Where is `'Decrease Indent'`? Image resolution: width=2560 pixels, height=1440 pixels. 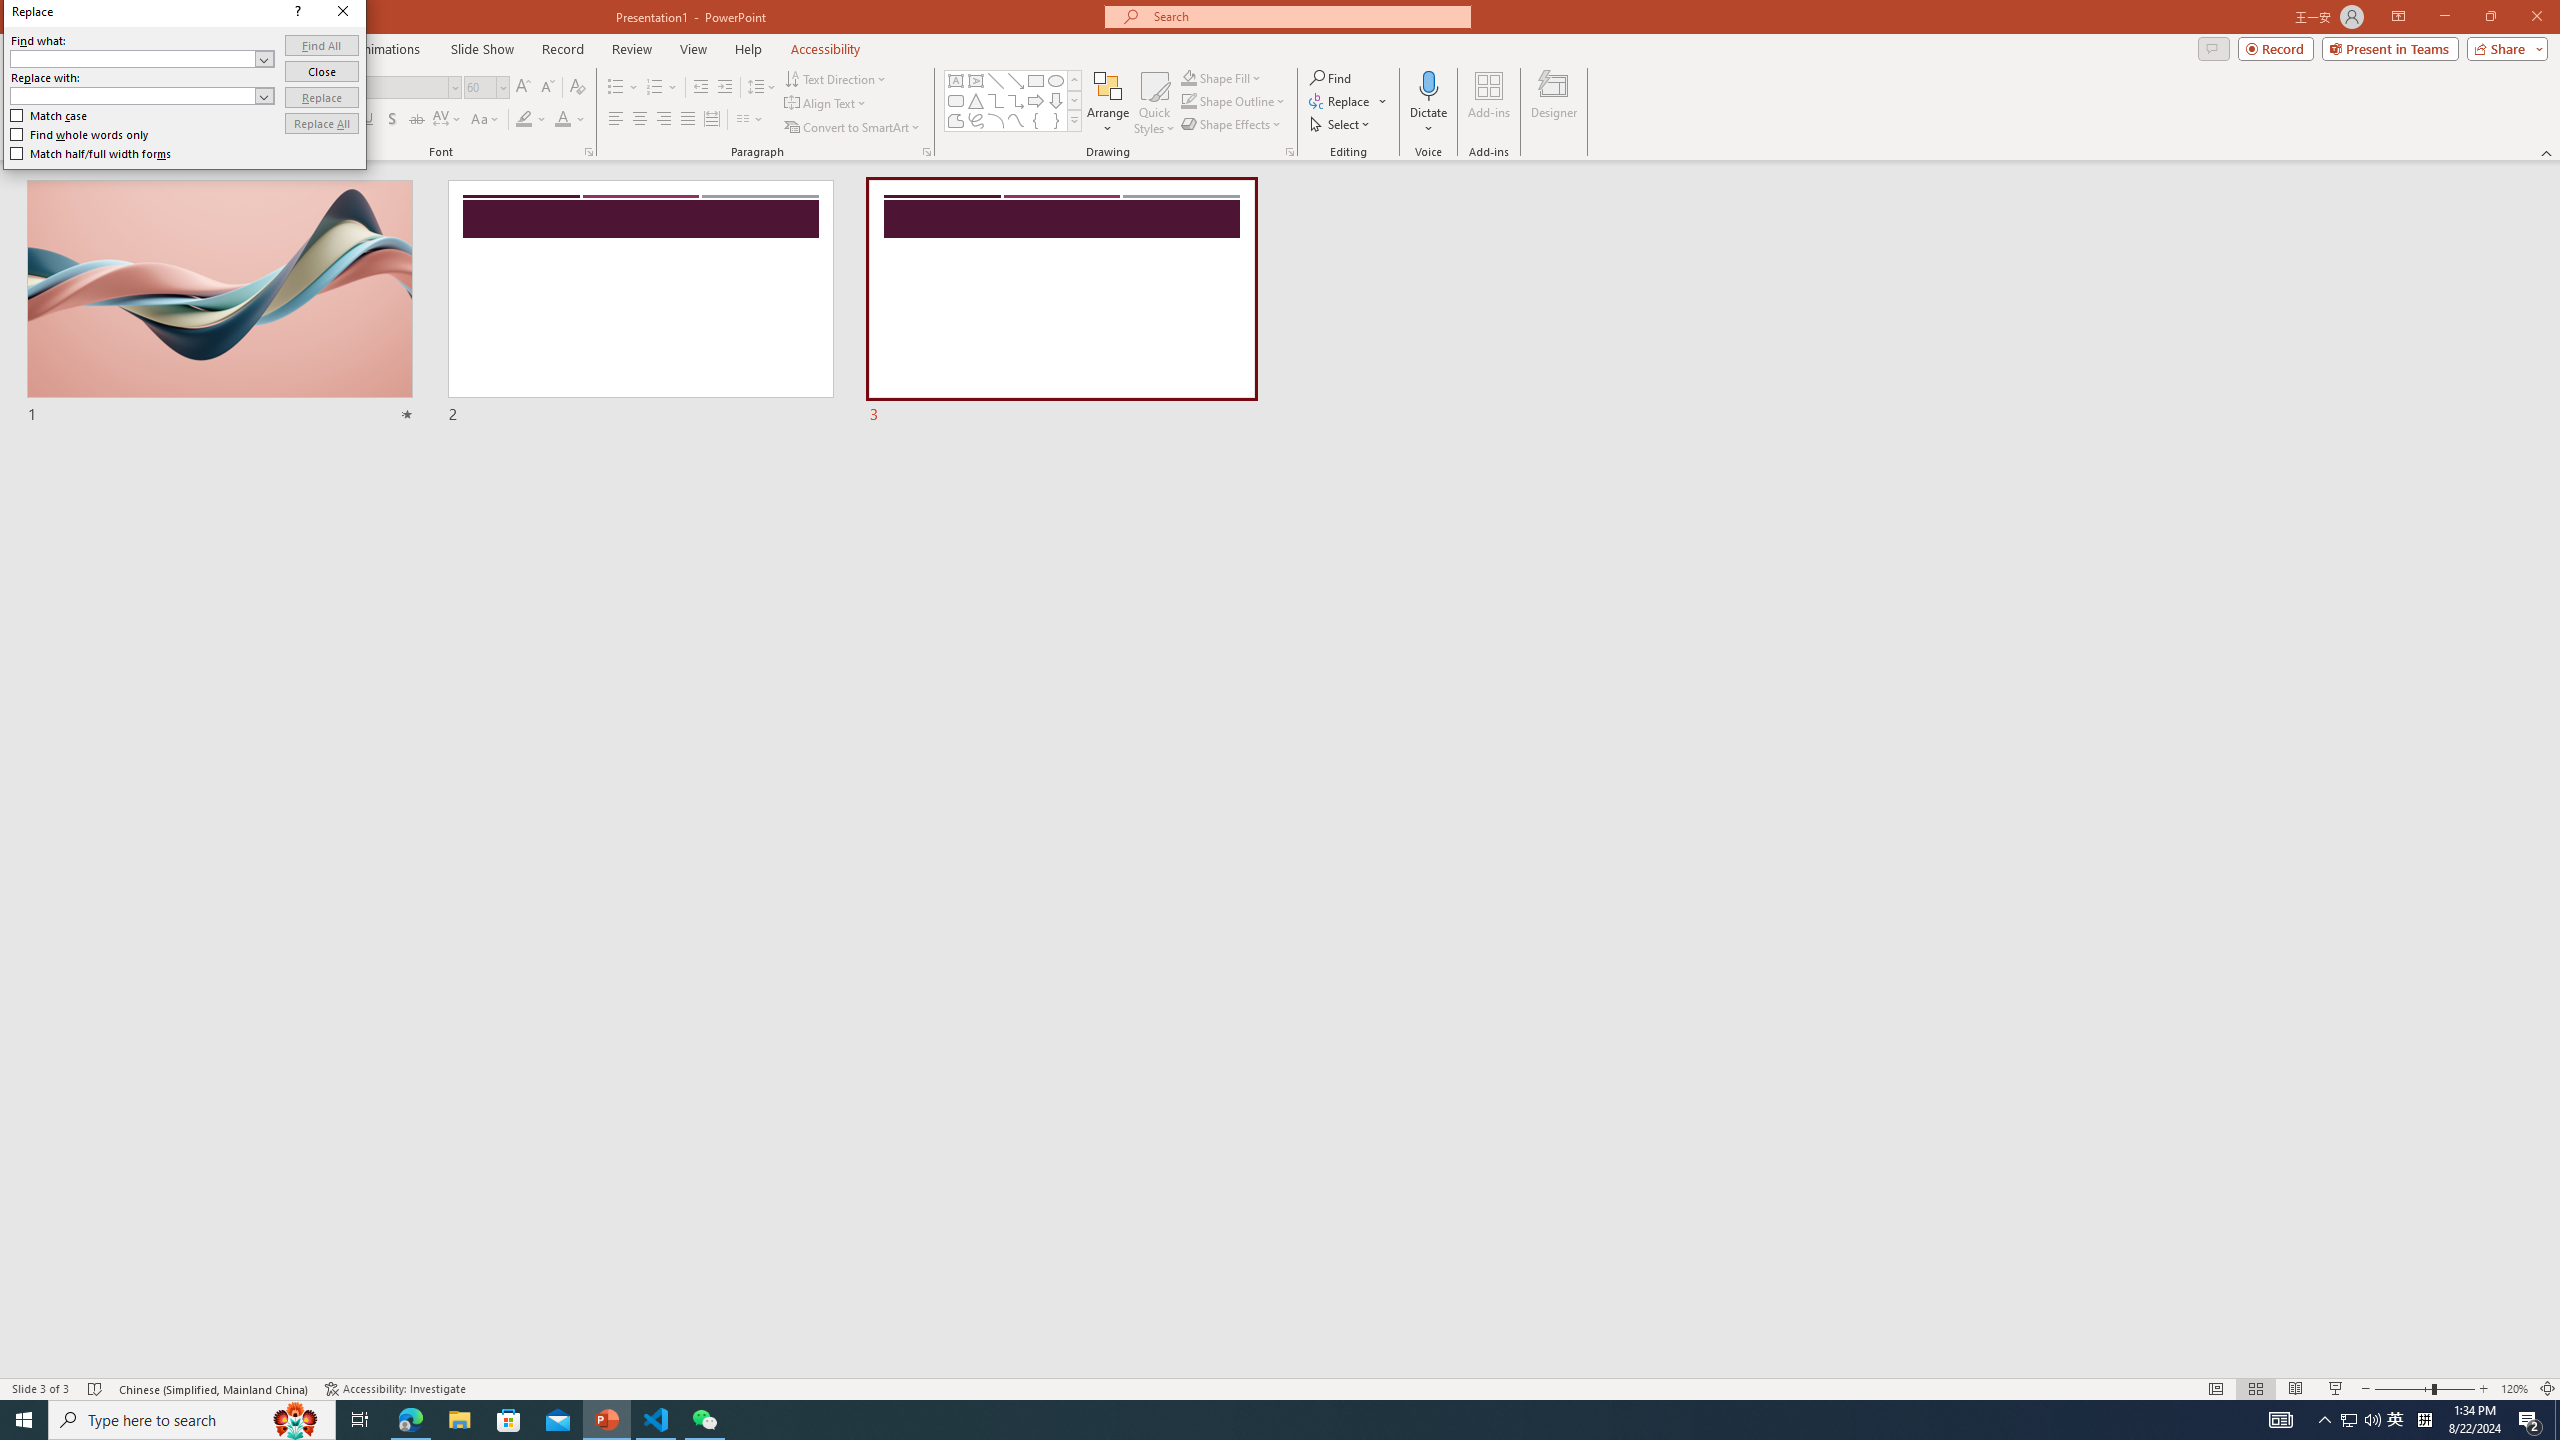 'Decrease Indent' is located at coordinates (701, 87).